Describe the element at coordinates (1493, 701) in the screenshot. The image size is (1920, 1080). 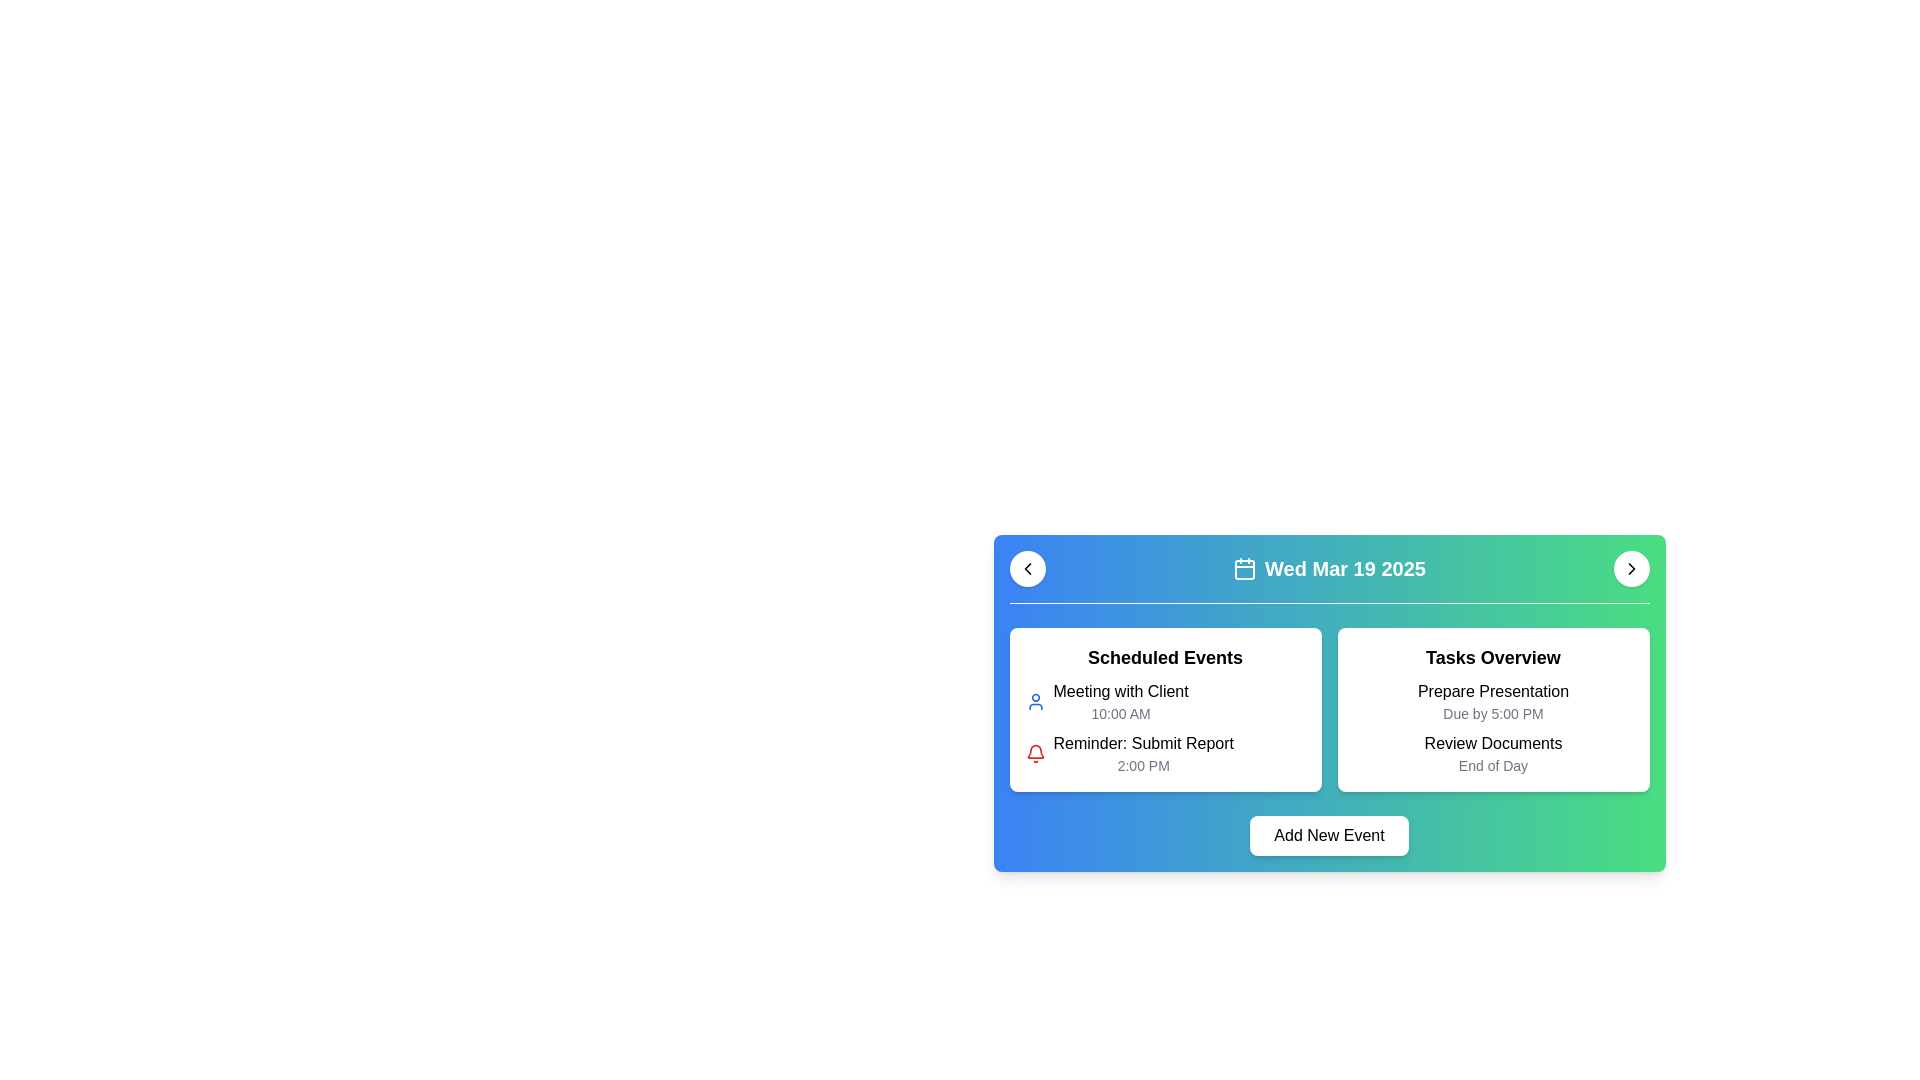
I see `task information displayed in the text block labeled 'Prepare Presentation' with a deadline at 5:00 PM, located in the 'Tasks Overview' section on the right side of the interface` at that location.